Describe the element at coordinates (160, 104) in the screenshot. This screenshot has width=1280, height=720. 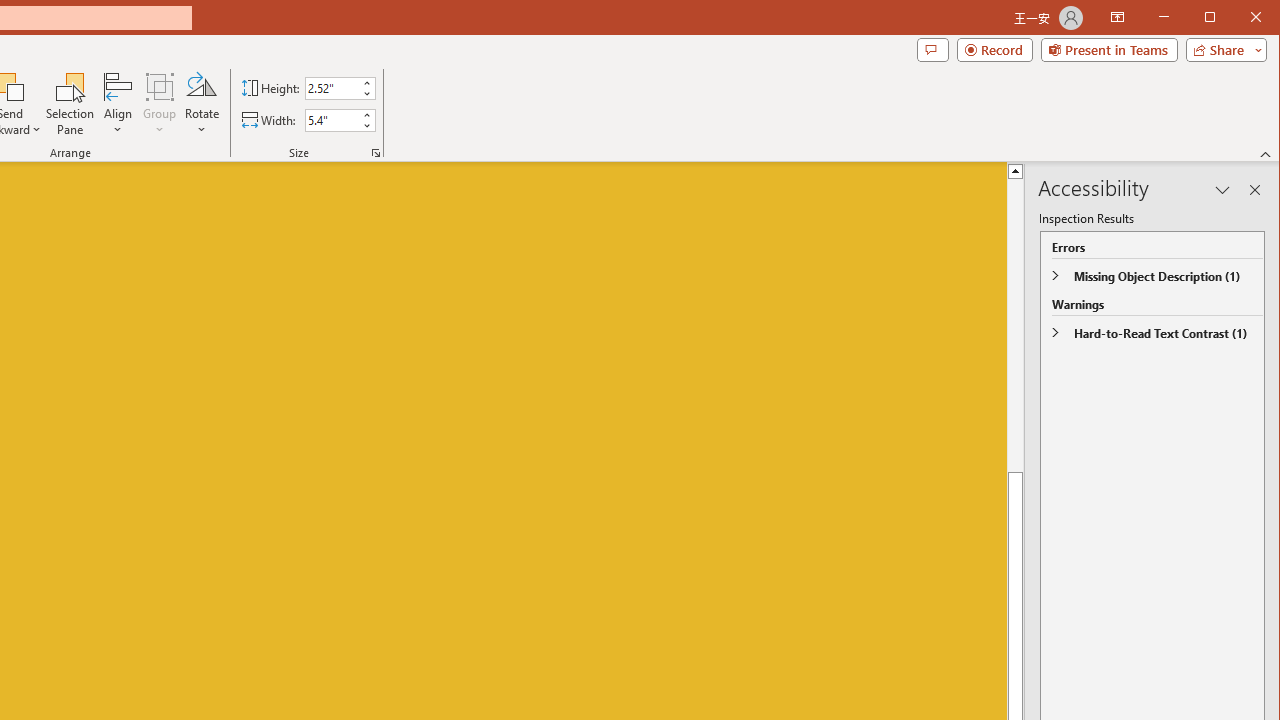
I see `'Group'` at that location.